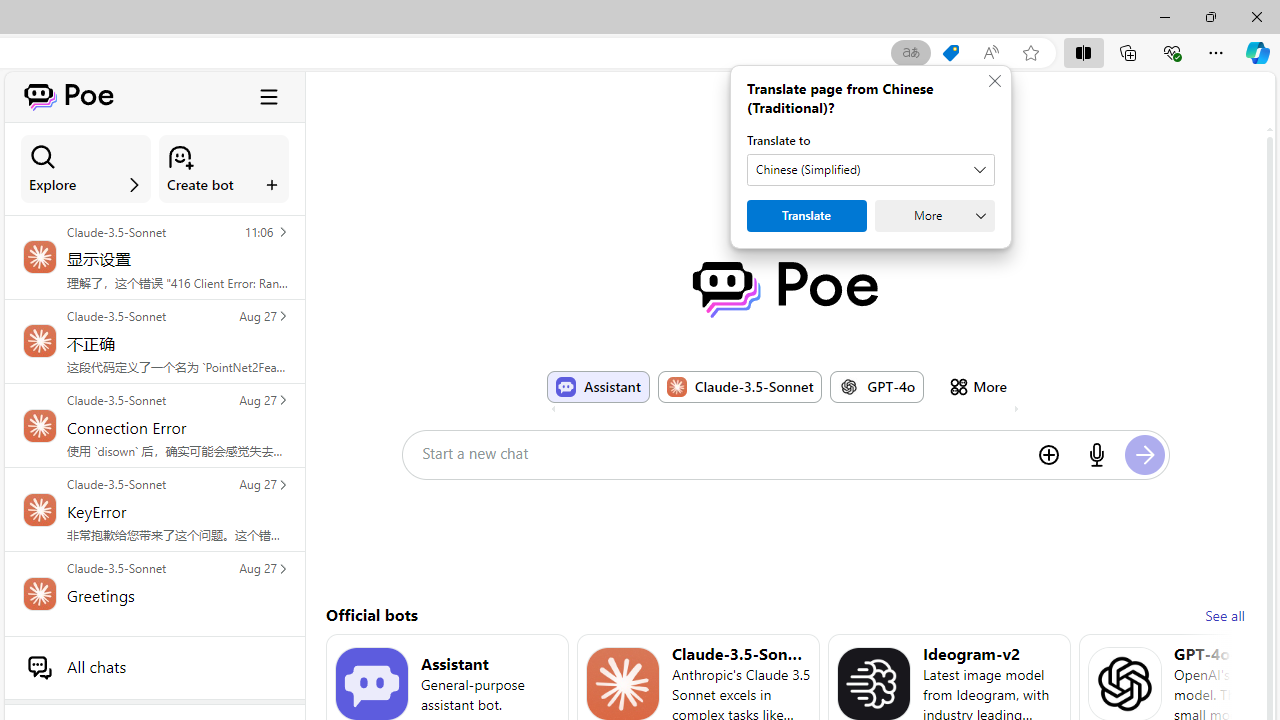 The height and width of the screenshot is (720, 1280). Describe the element at coordinates (874, 682) in the screenshot. I see `'Bot image for Ideogram-v2'` at that location.